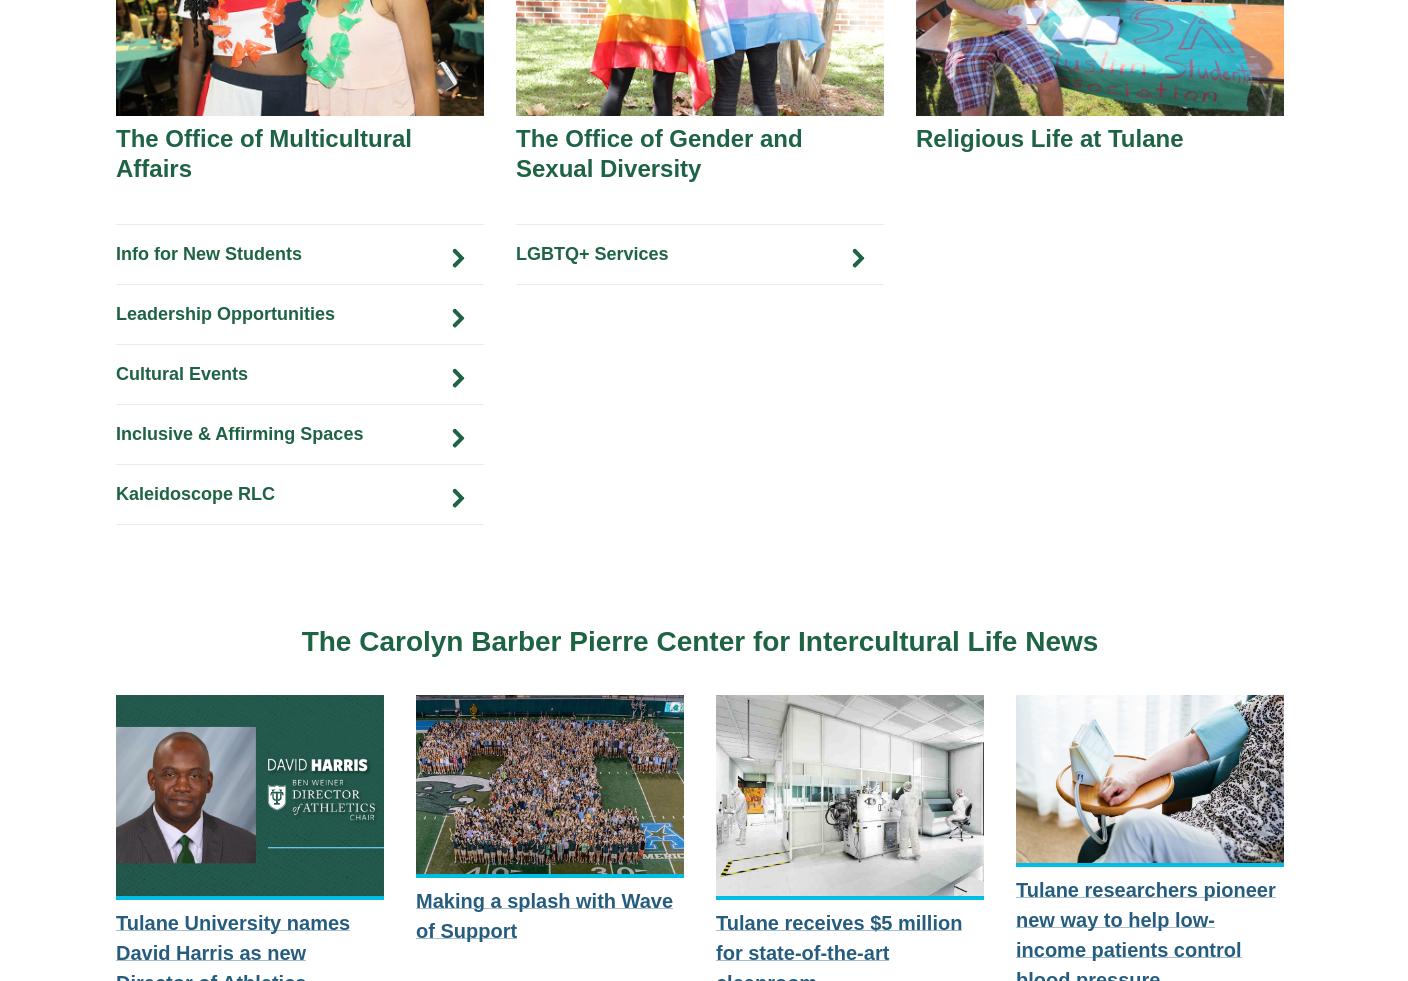  What do you see at coordinates (238, 432) in the screenshot?
I see `'Inclusive & Affirming Spaces'` at bounding box center [238, 432].